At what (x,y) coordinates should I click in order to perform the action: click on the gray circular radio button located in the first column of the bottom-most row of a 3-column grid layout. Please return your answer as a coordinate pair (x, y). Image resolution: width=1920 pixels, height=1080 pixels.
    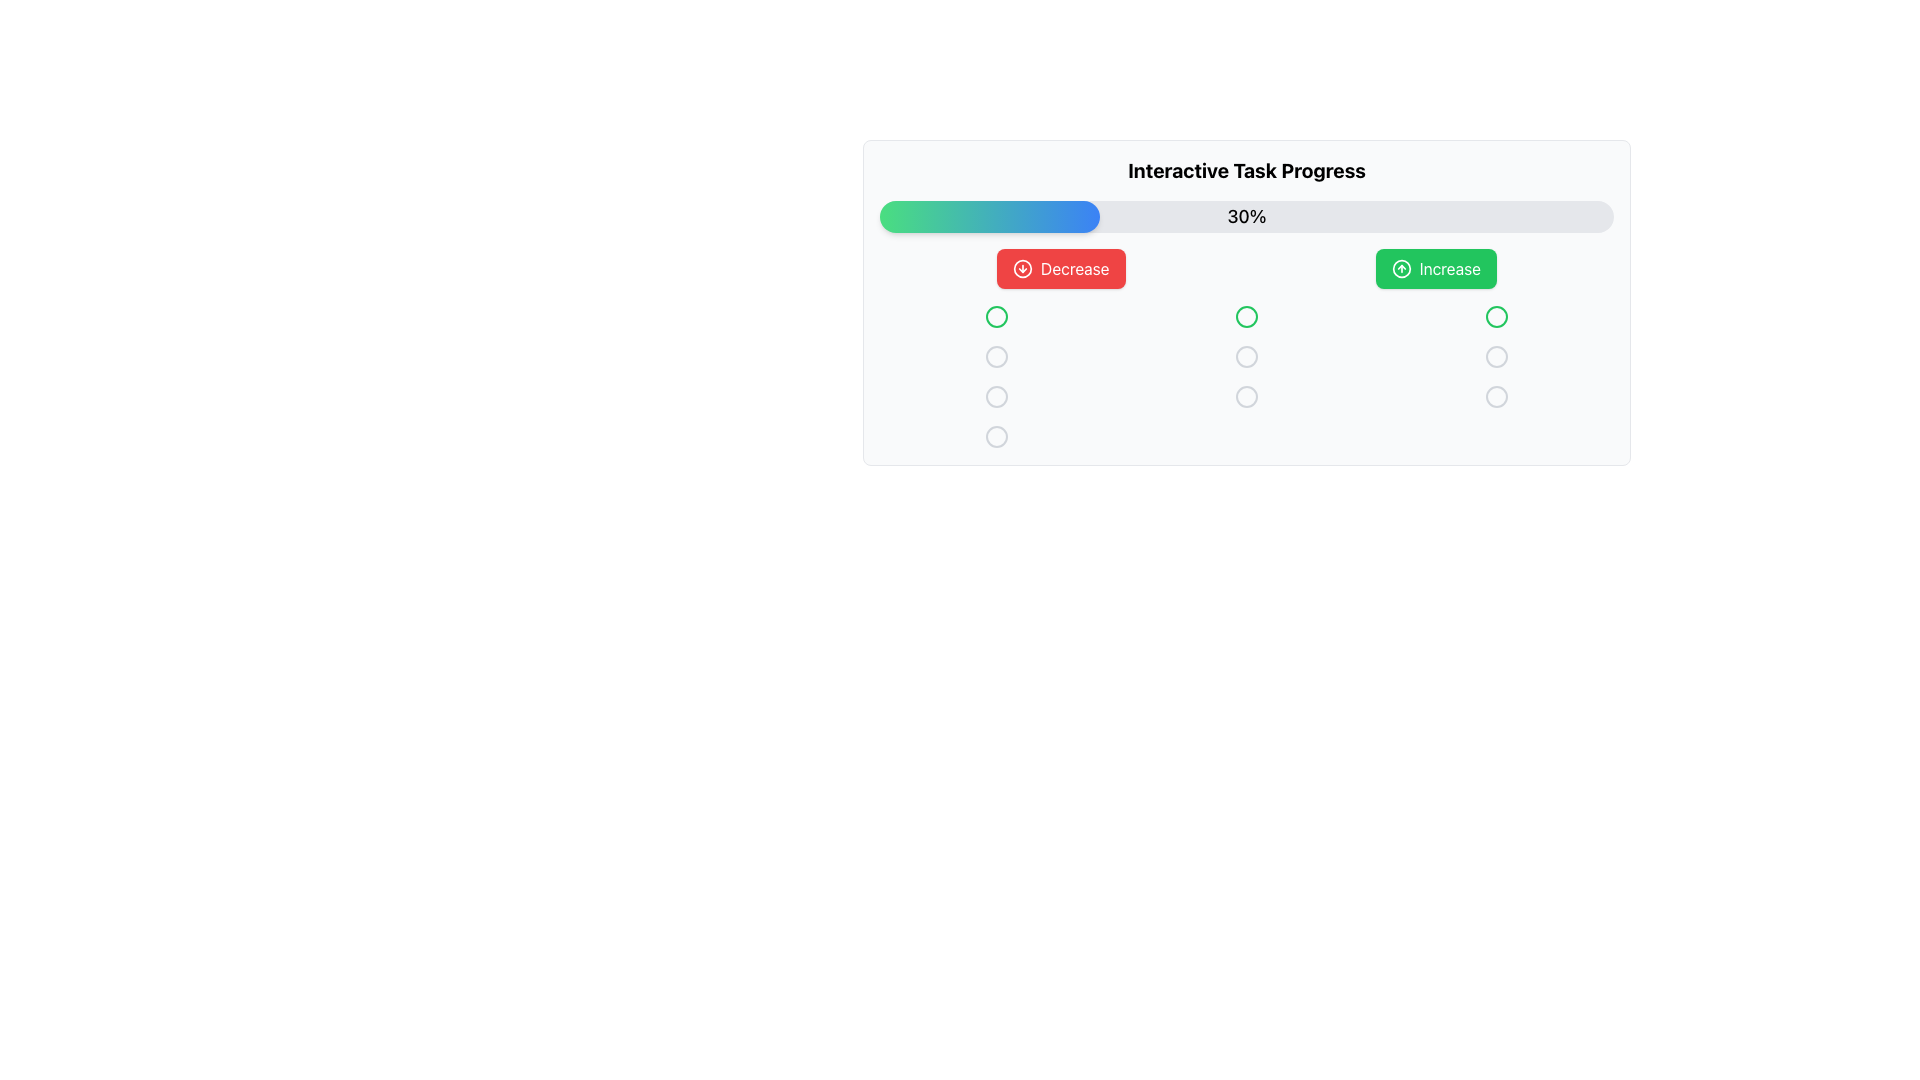
    Looking at the image, I should click on (997, 435).